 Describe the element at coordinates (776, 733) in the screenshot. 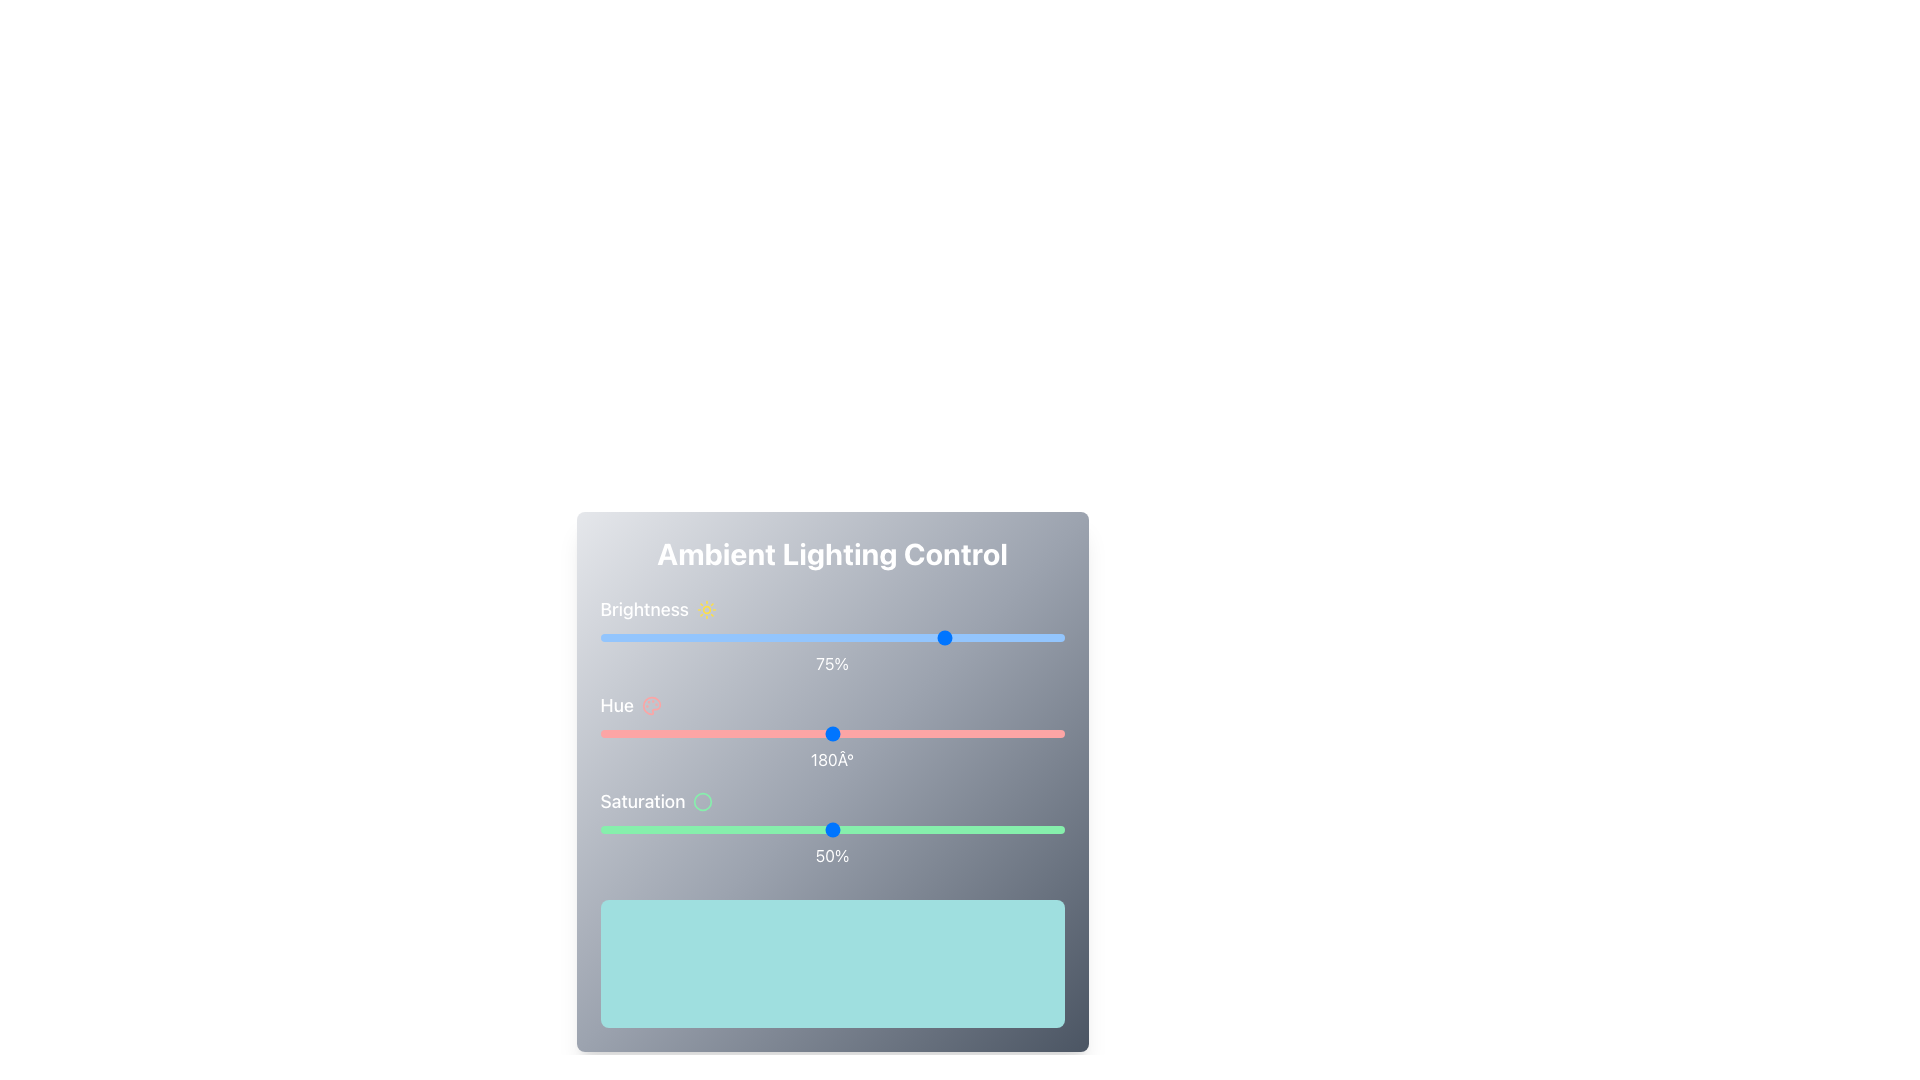

I see `the hue value` at that location.